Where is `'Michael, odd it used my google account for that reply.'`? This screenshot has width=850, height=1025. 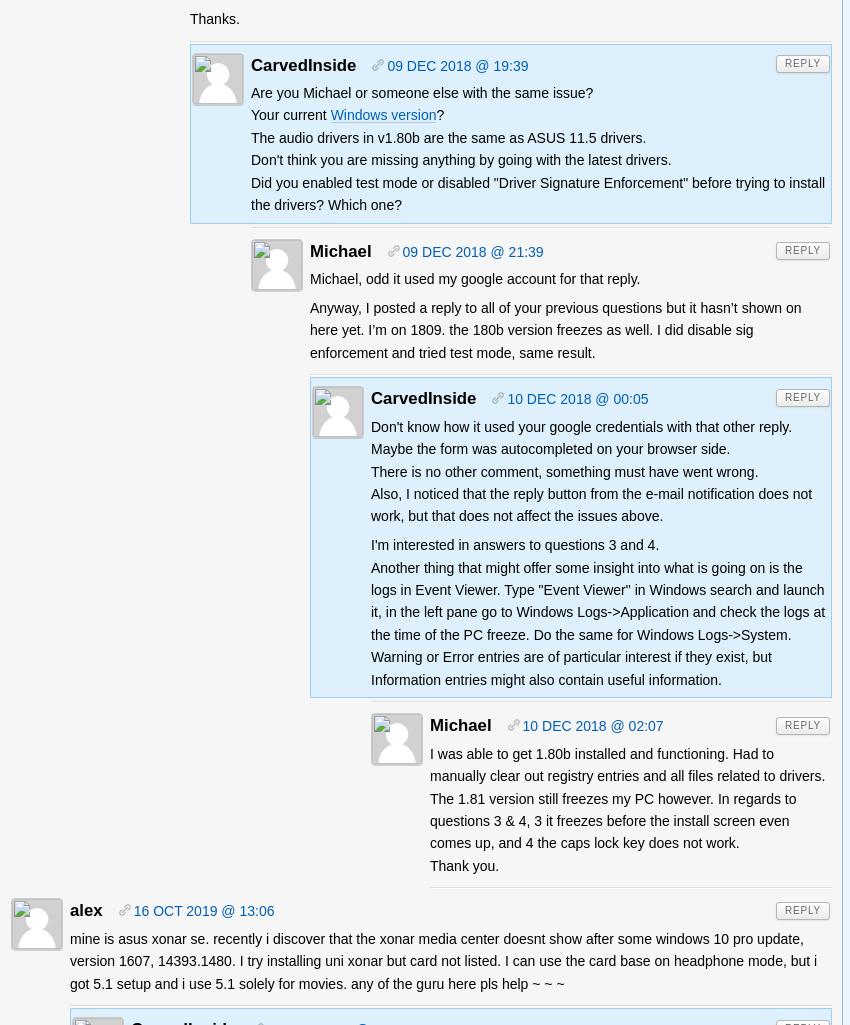 'Michael, odd it used my google account for that reply.' is located at coordinates (474, 278).